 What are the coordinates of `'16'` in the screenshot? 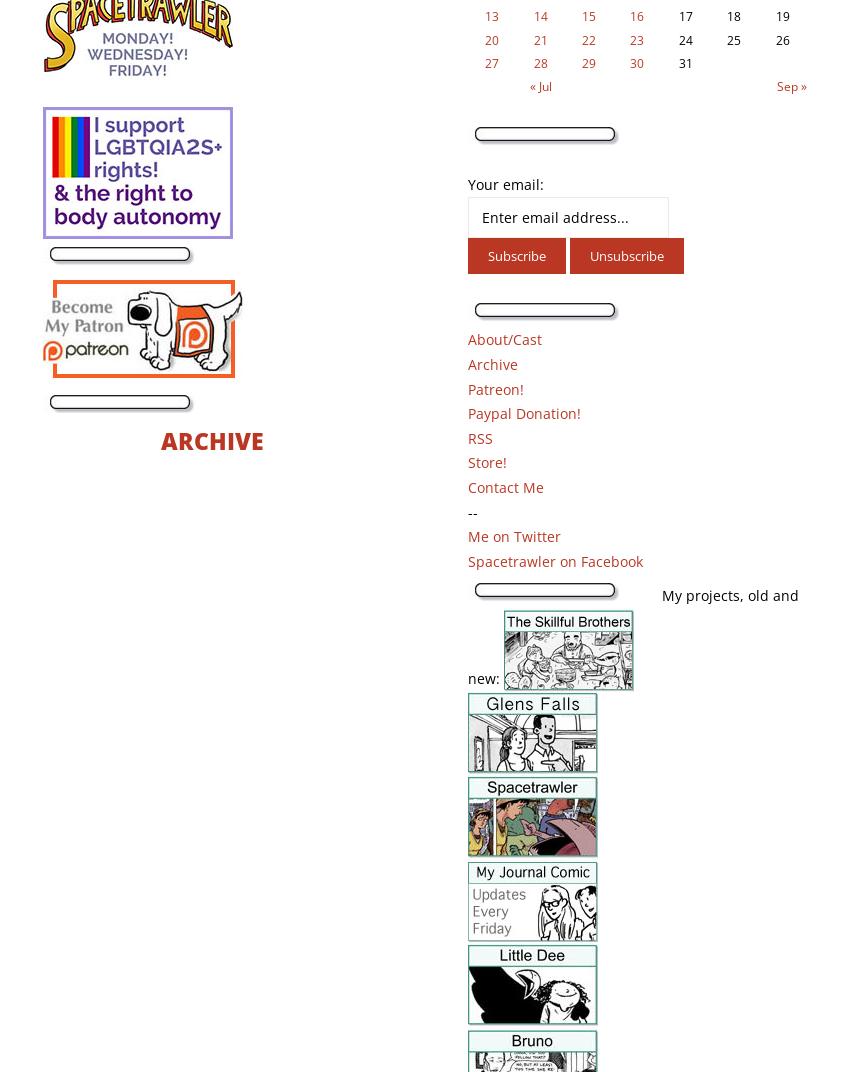 It's located at (635, 15).